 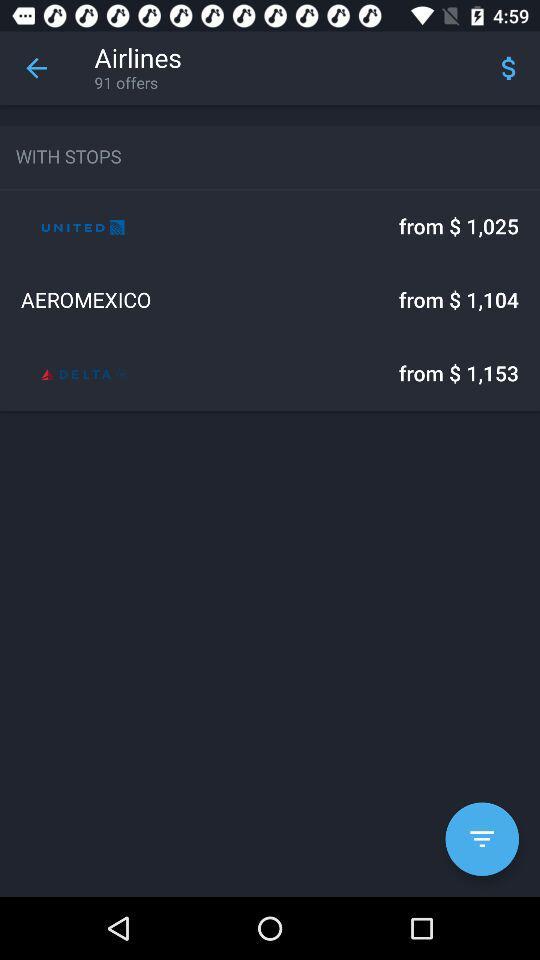 What do you see at coordinates (481, 839) in the screenshot?
I see `the filter_list icon` at bounding box center [481, 839].